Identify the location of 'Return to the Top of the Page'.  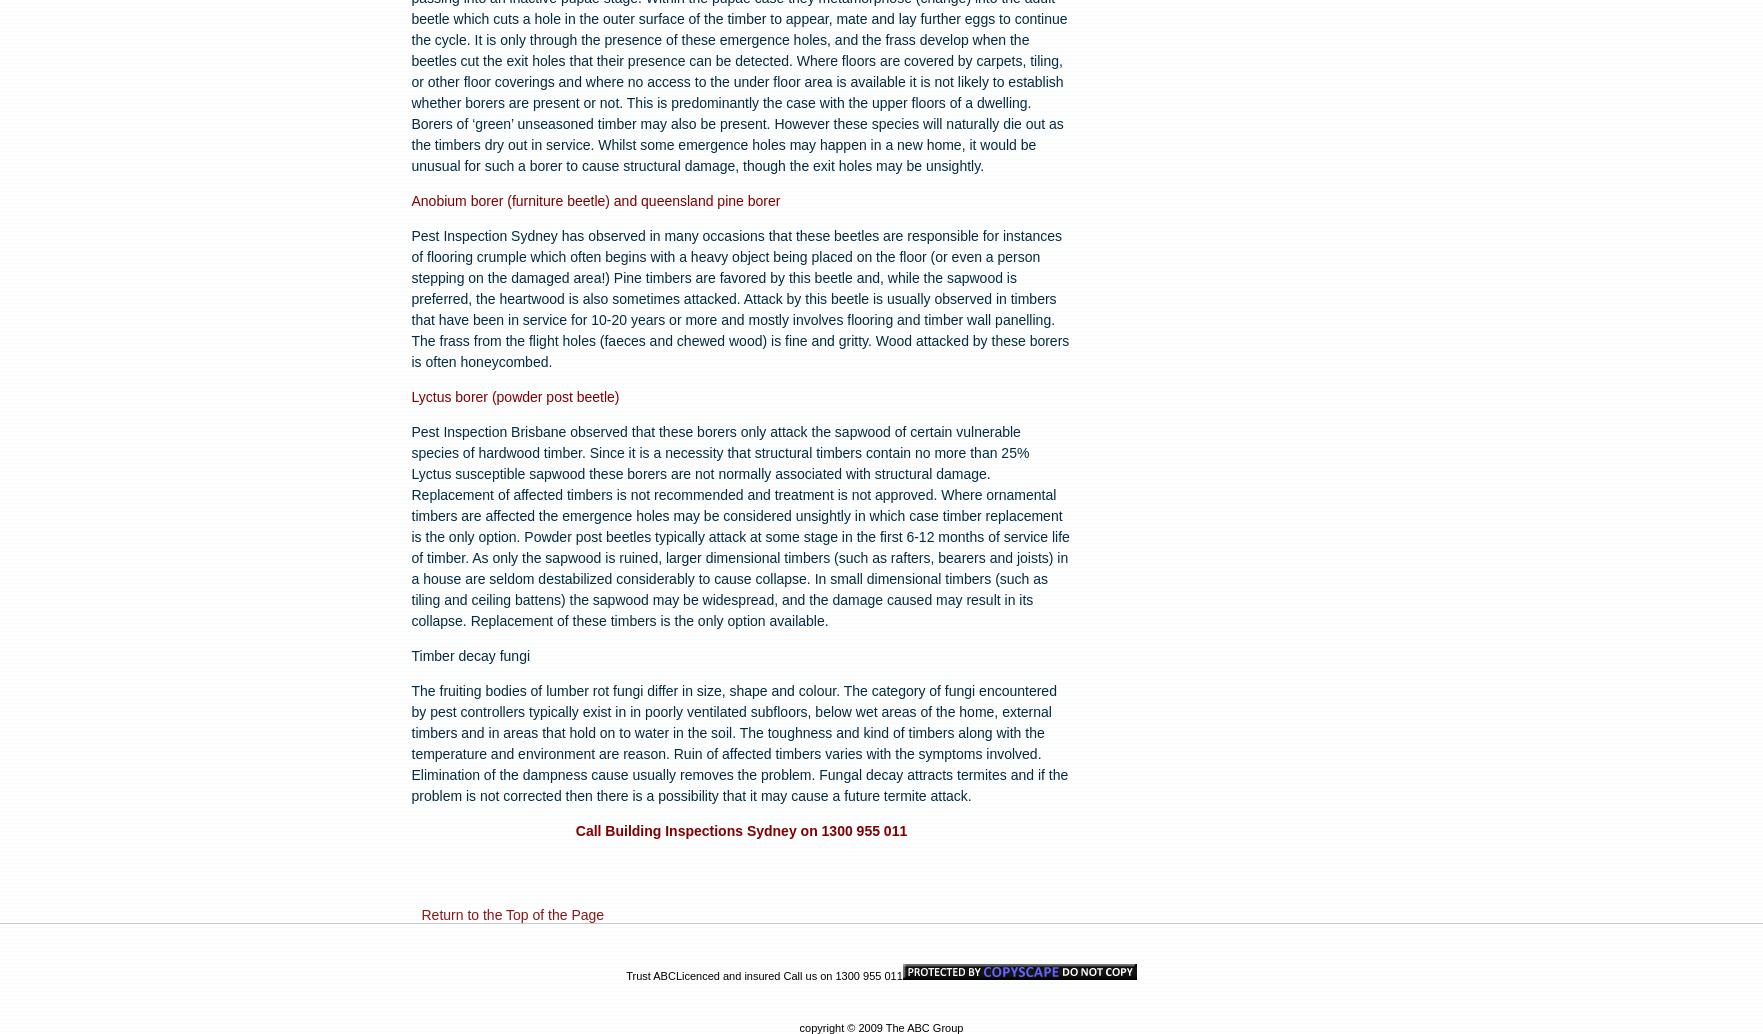
(512, 913).